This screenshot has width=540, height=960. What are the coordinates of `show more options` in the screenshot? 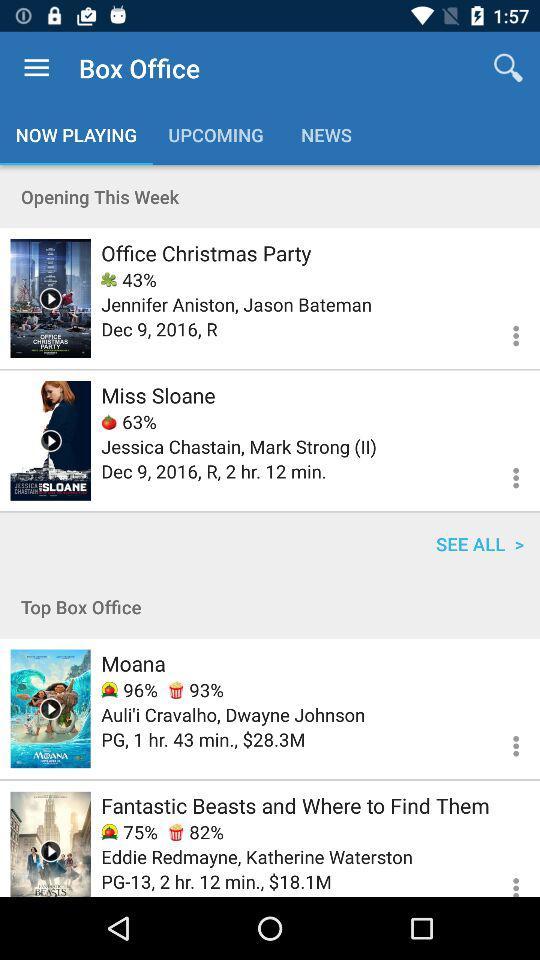 It's located at (503, 742).